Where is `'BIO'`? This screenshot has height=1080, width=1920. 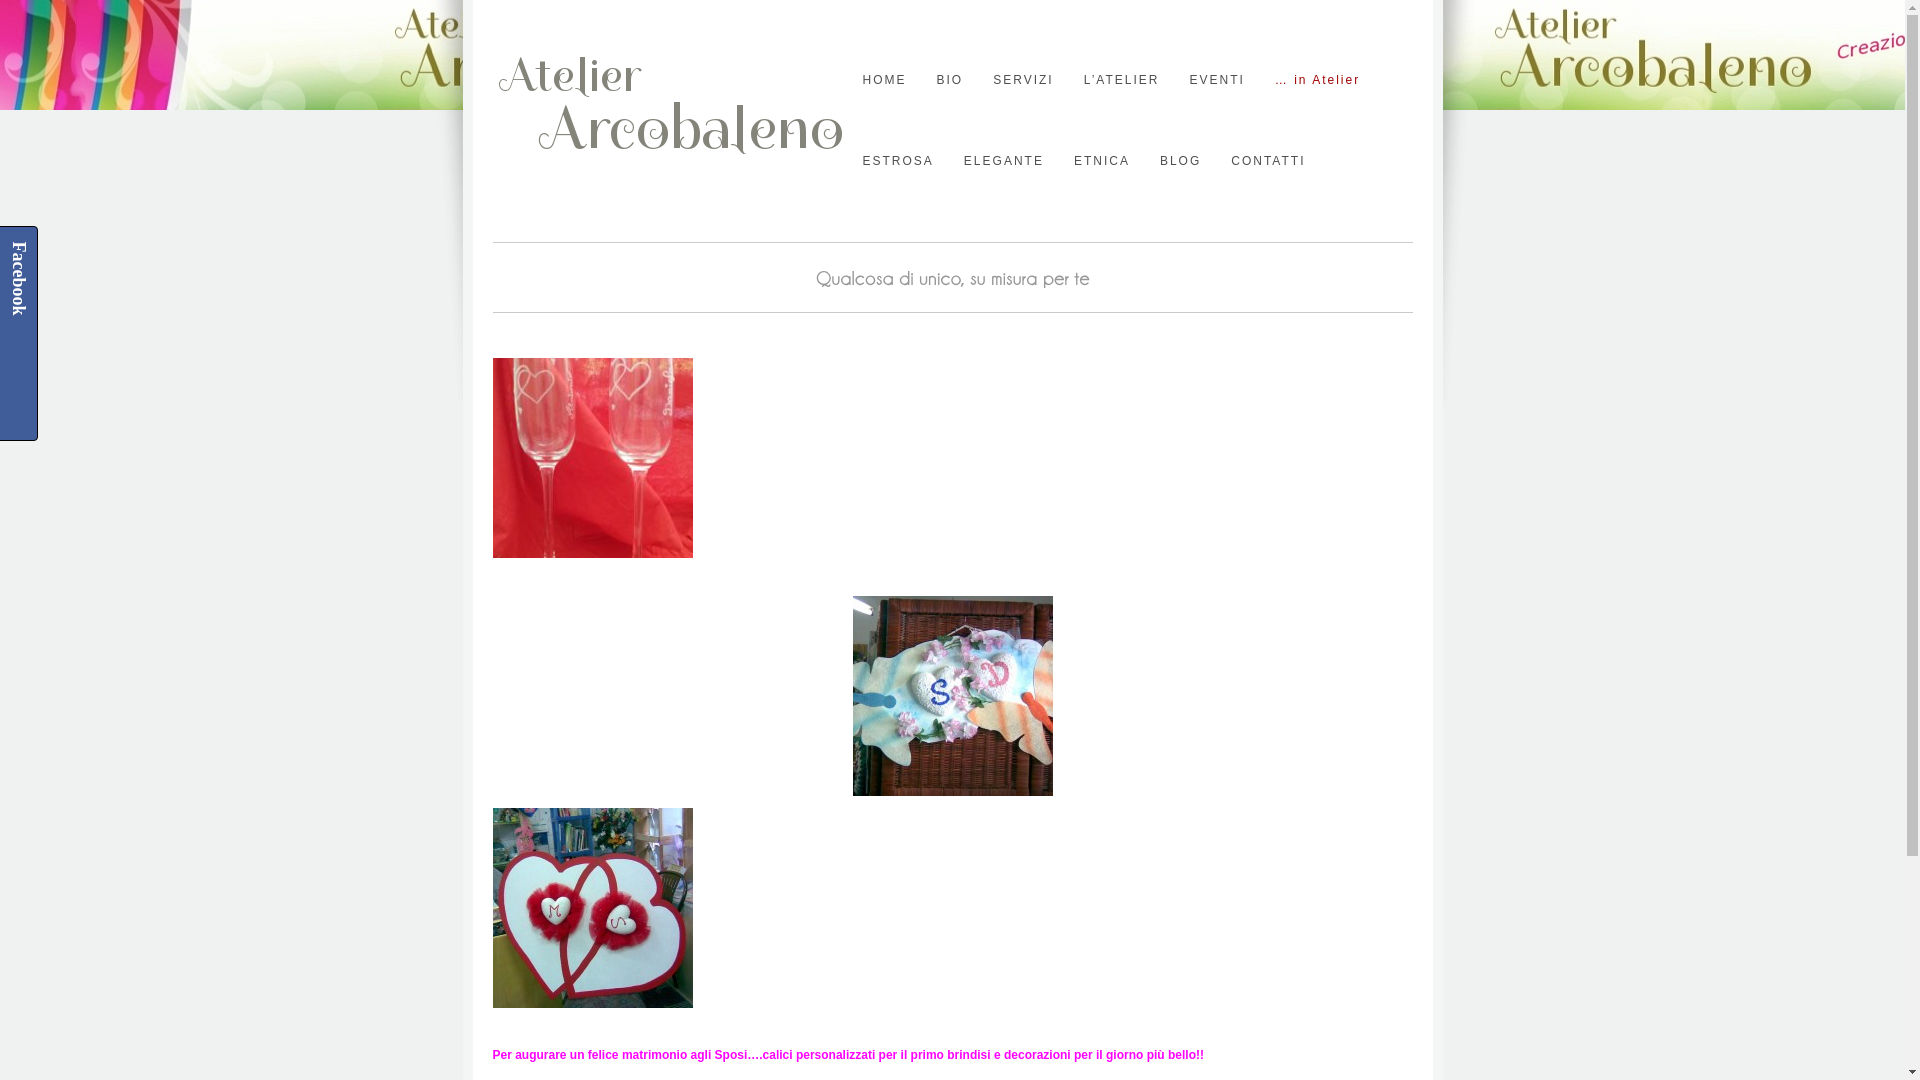
'BIO' is located at coordinates (948, 79).